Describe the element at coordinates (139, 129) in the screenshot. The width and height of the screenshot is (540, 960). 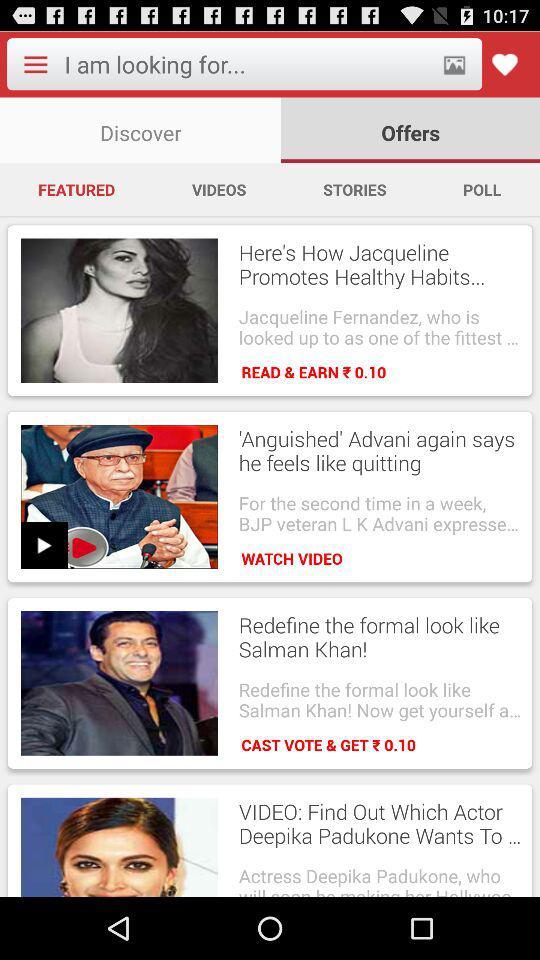
I see `discover app` at that location.